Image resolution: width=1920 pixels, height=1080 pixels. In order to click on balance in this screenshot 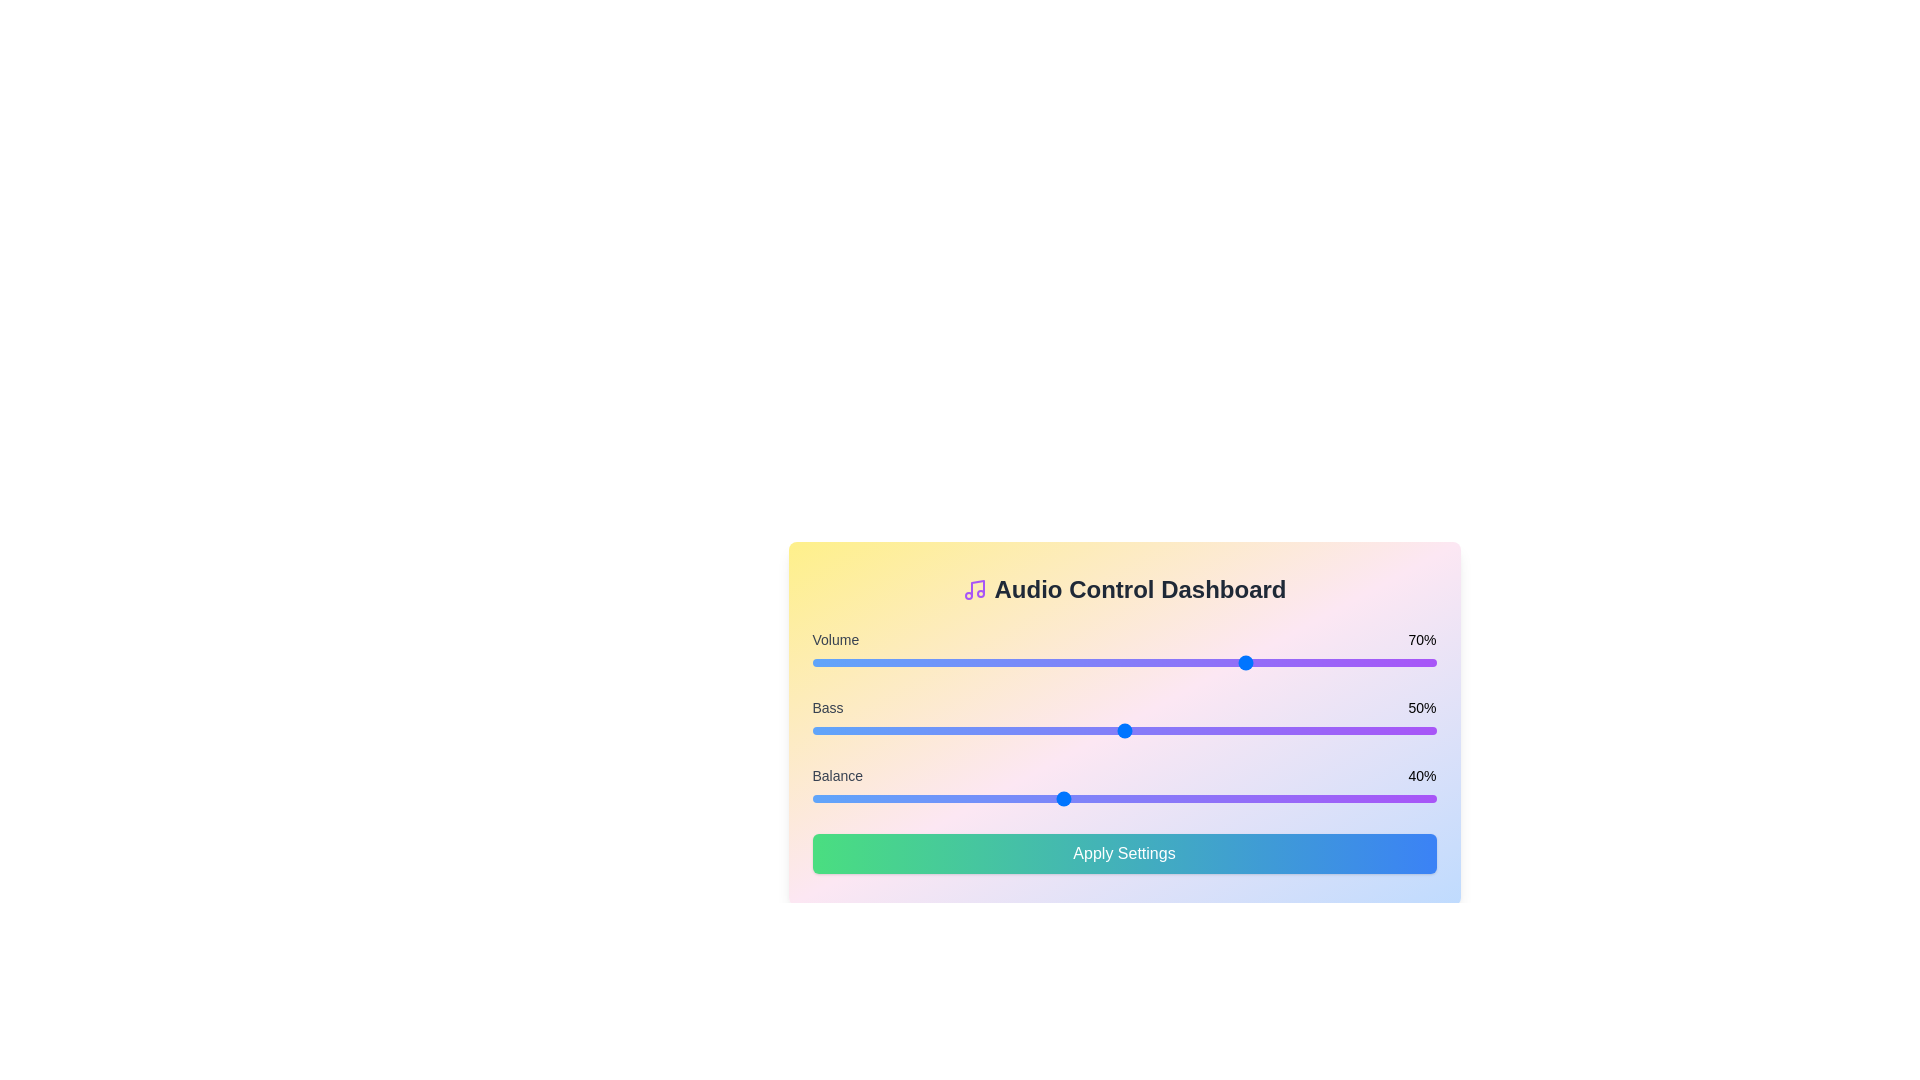, I will do `click(1217, 797)`.